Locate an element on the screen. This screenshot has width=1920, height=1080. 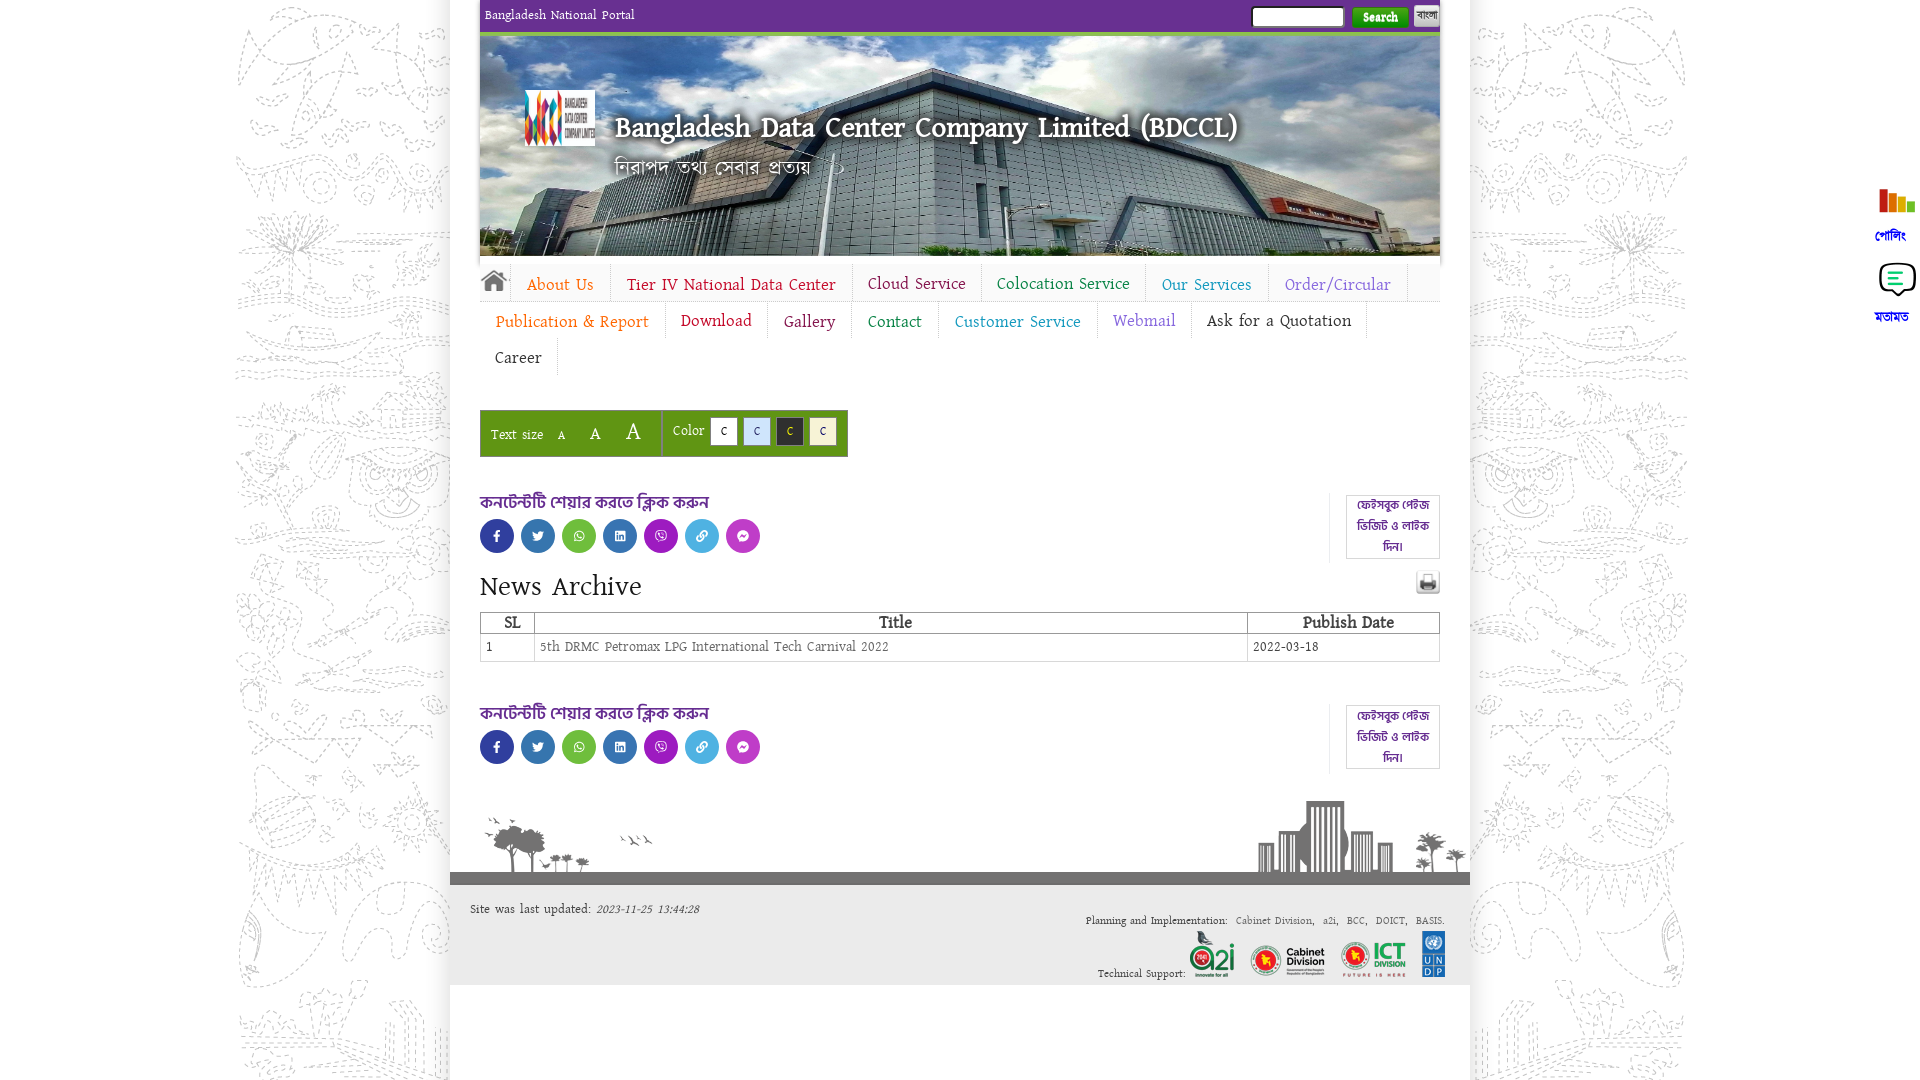
'BCC' is located at coordinates (1347, 920).